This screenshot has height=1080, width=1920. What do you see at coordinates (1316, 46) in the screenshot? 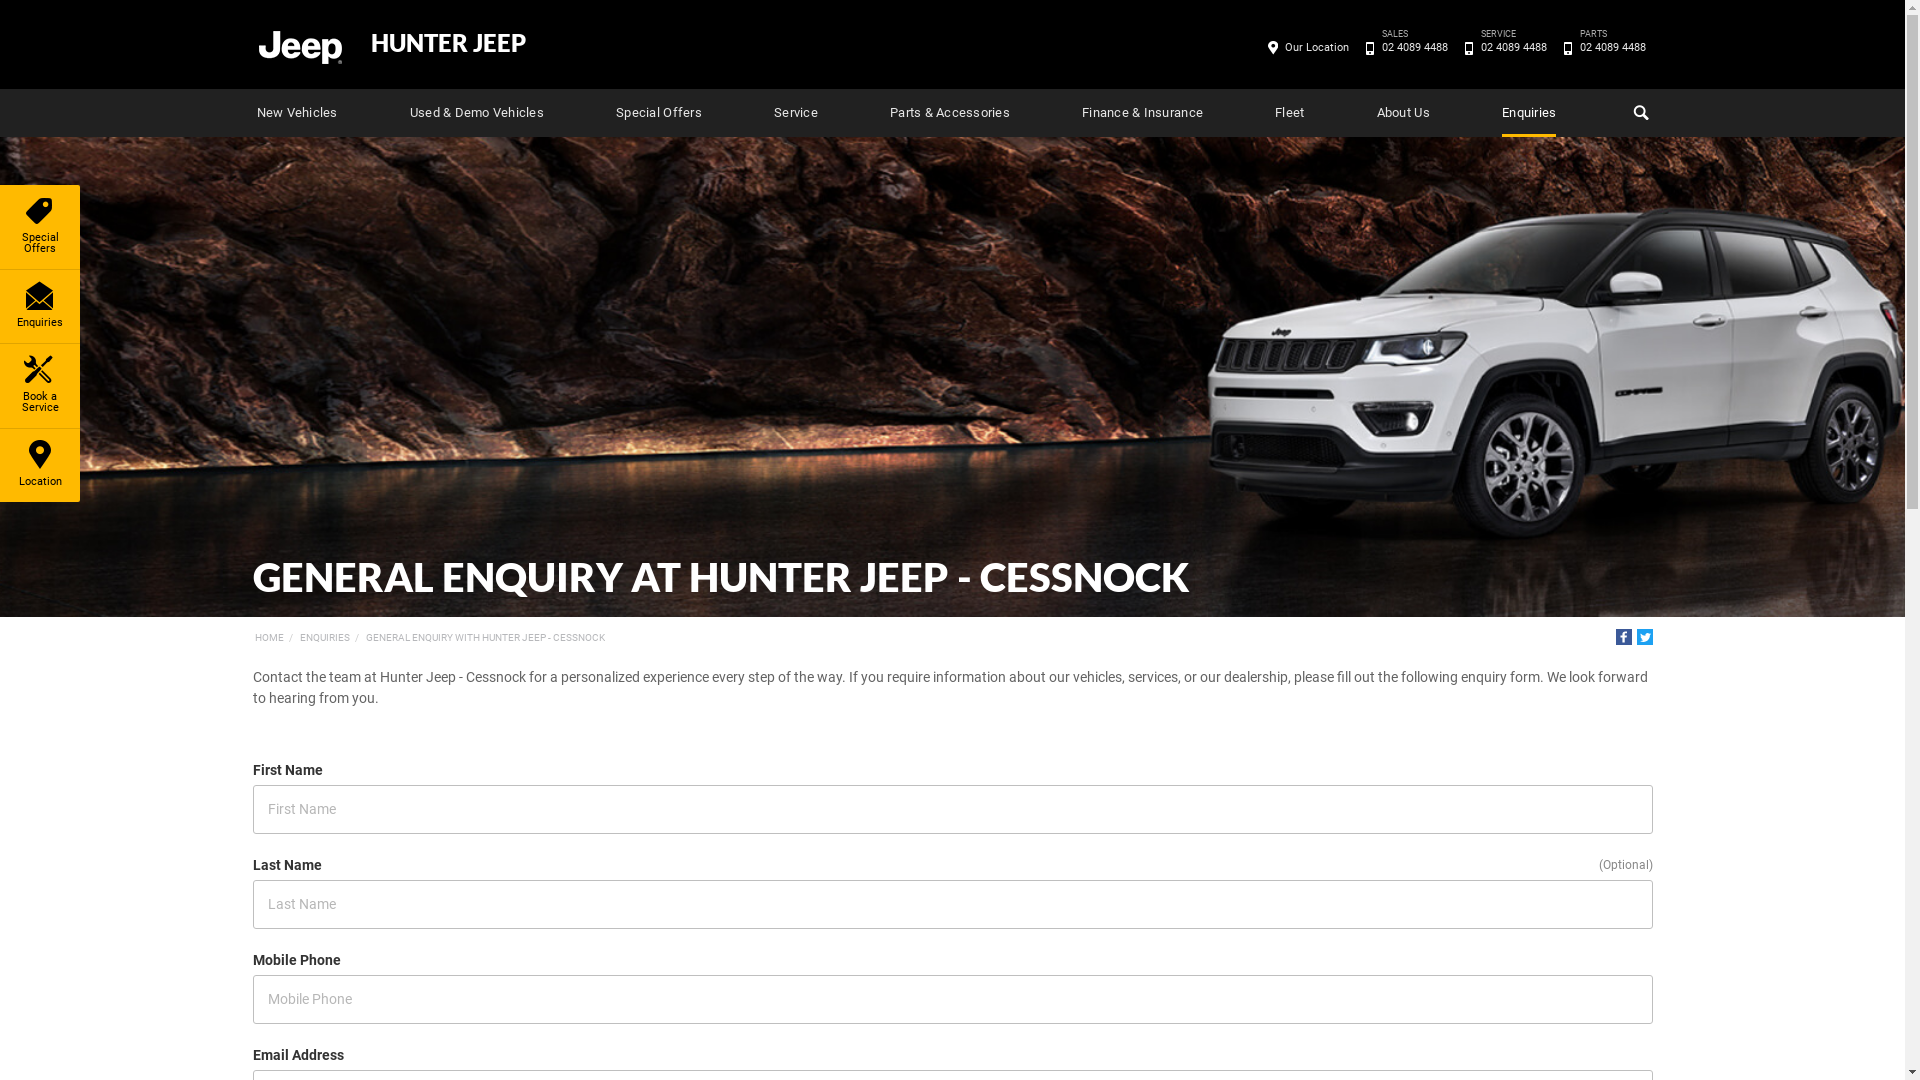
I see `'Our Location'` at bounding box center [1316, 46].